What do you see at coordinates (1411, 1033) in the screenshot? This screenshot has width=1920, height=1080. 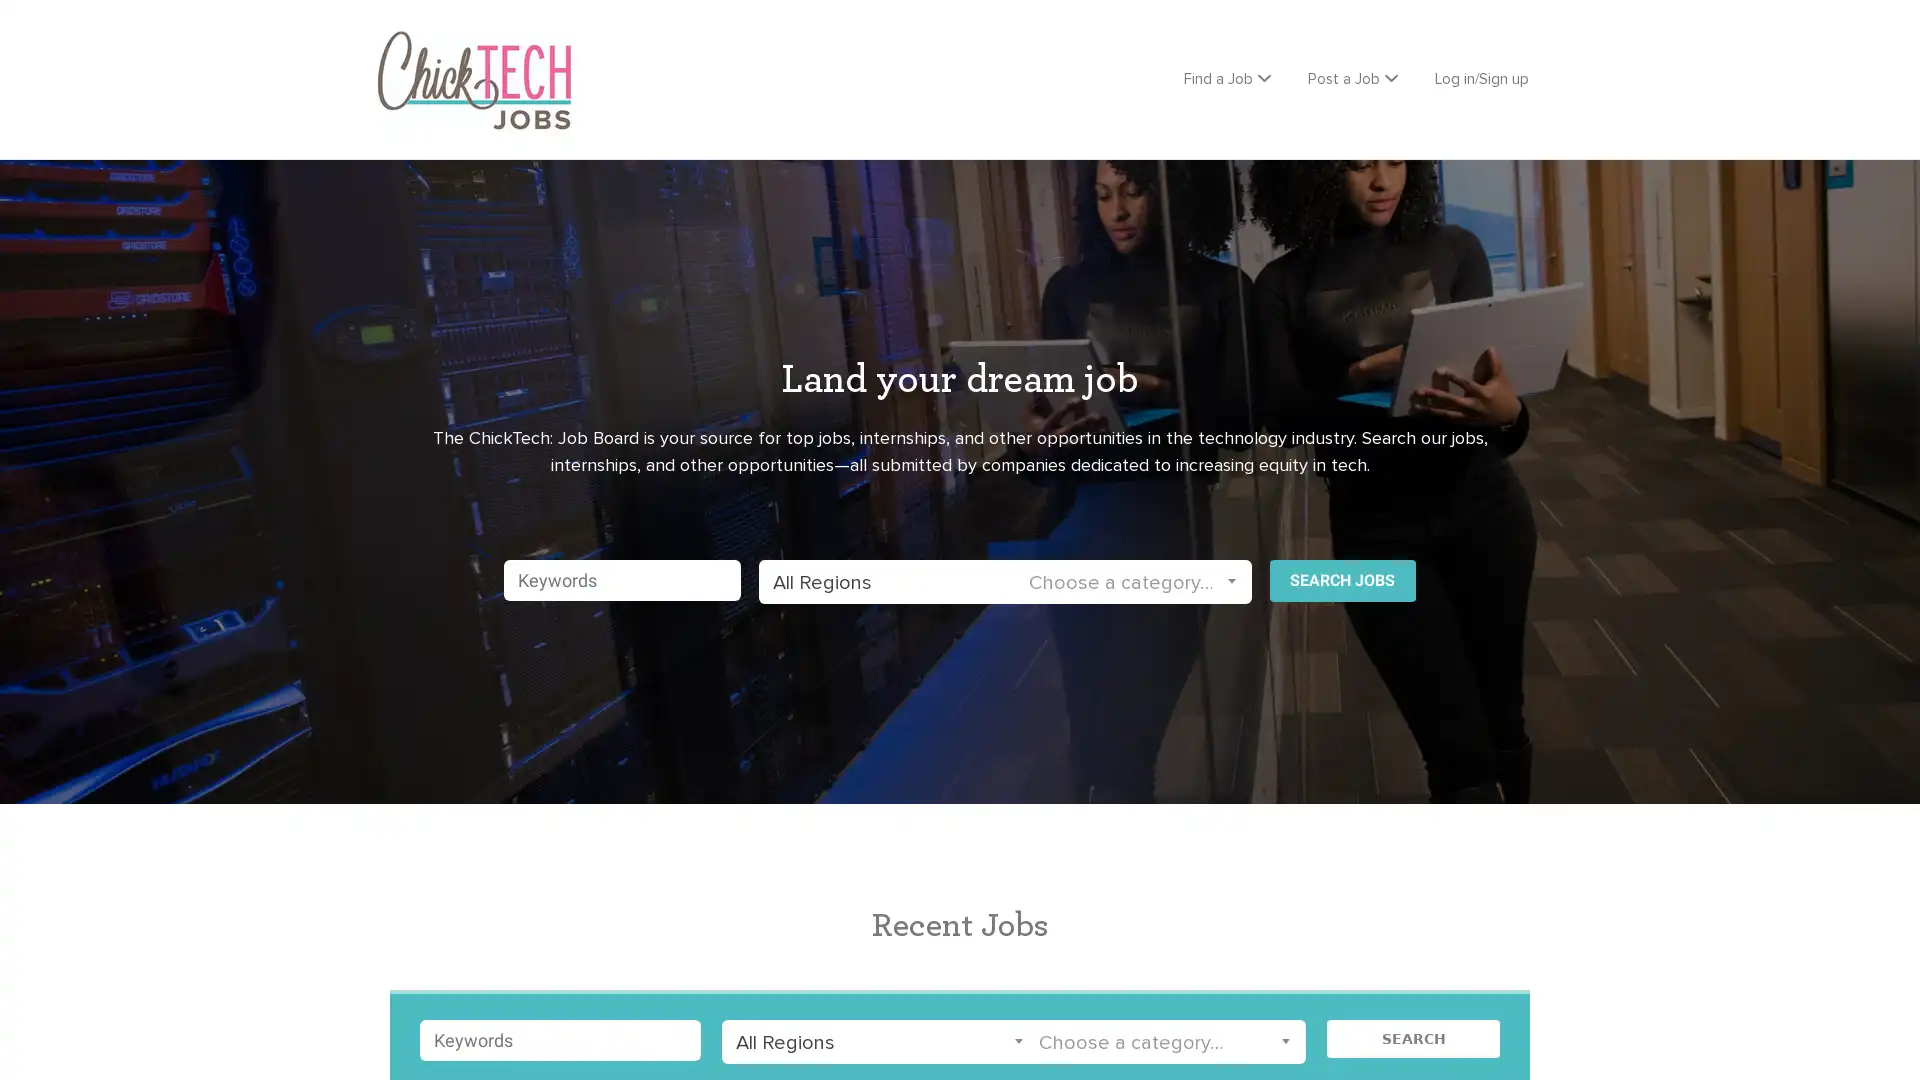 I see `Search` at bounding box center [1411, 1033].